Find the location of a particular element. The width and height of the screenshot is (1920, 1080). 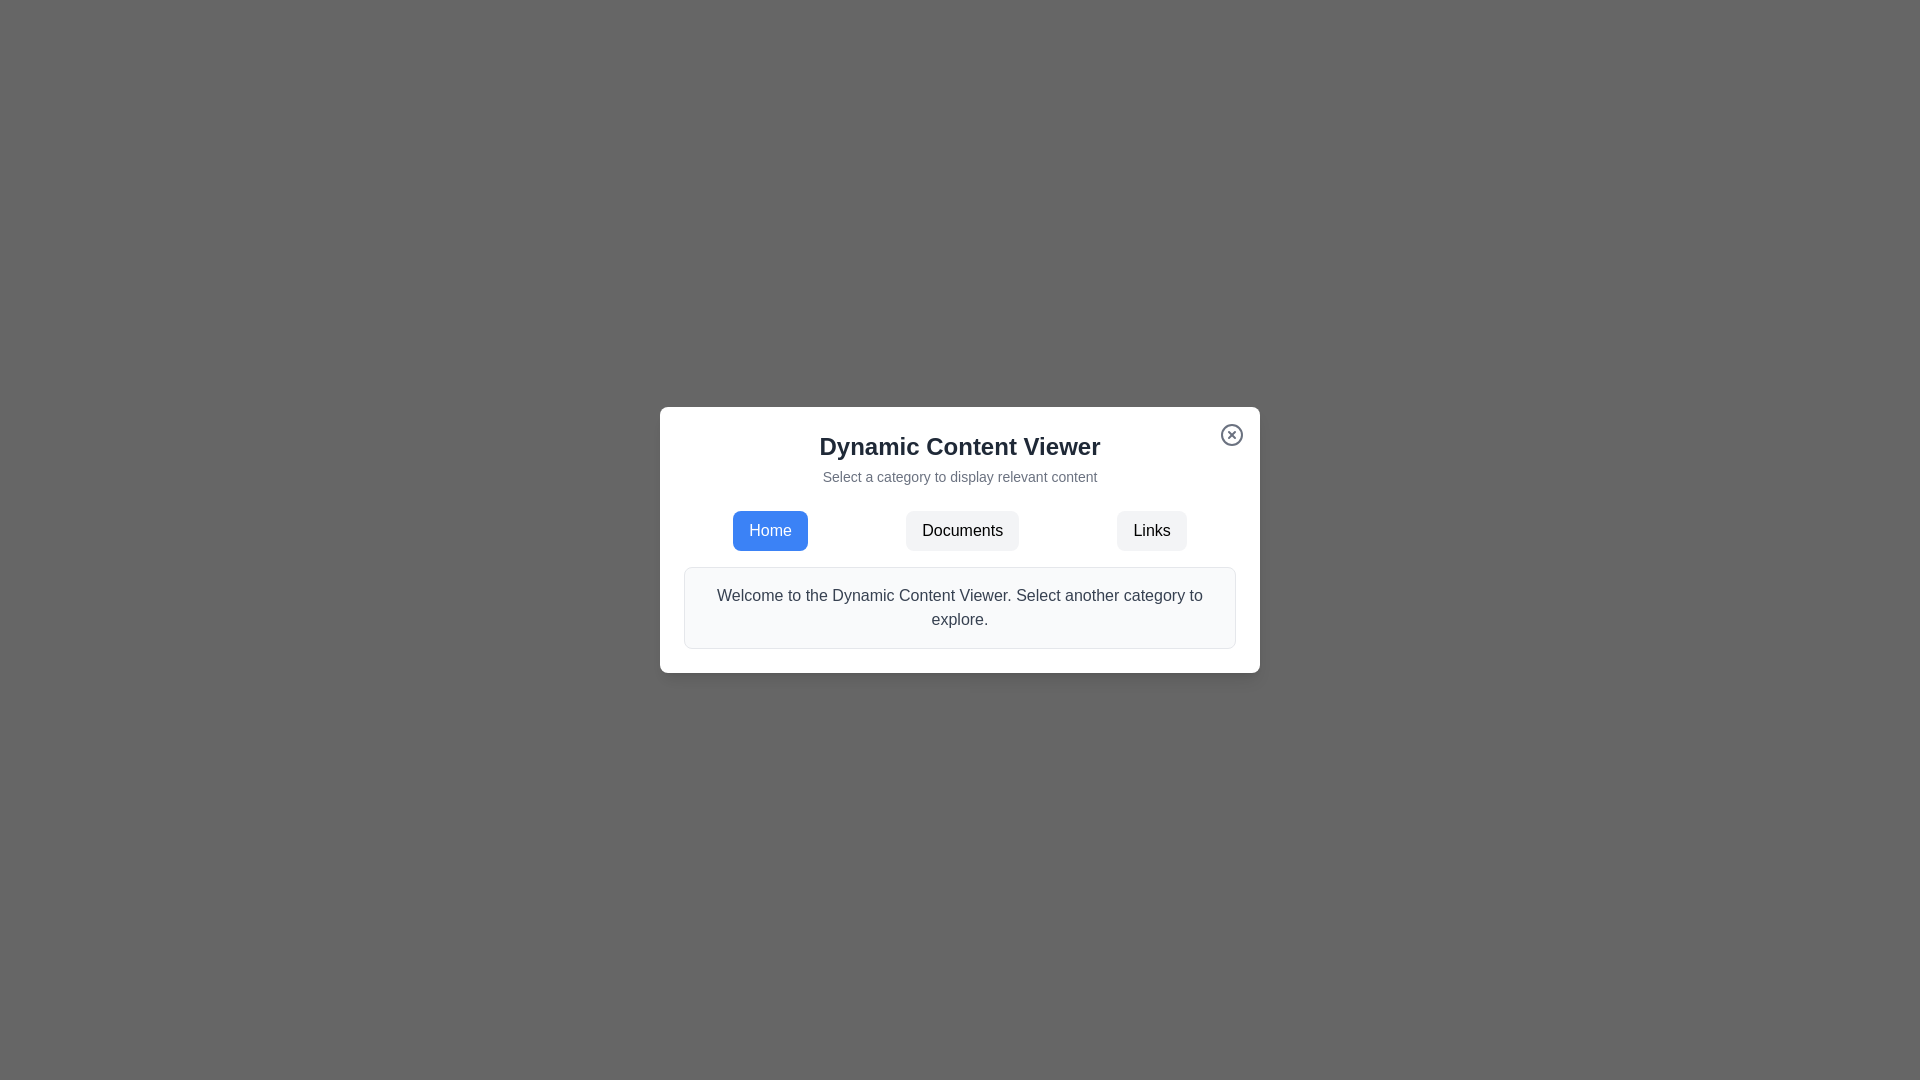

the navigation button on the far right that switches to the 'Links' category to change its background color is located at coordinates (1152, 530).